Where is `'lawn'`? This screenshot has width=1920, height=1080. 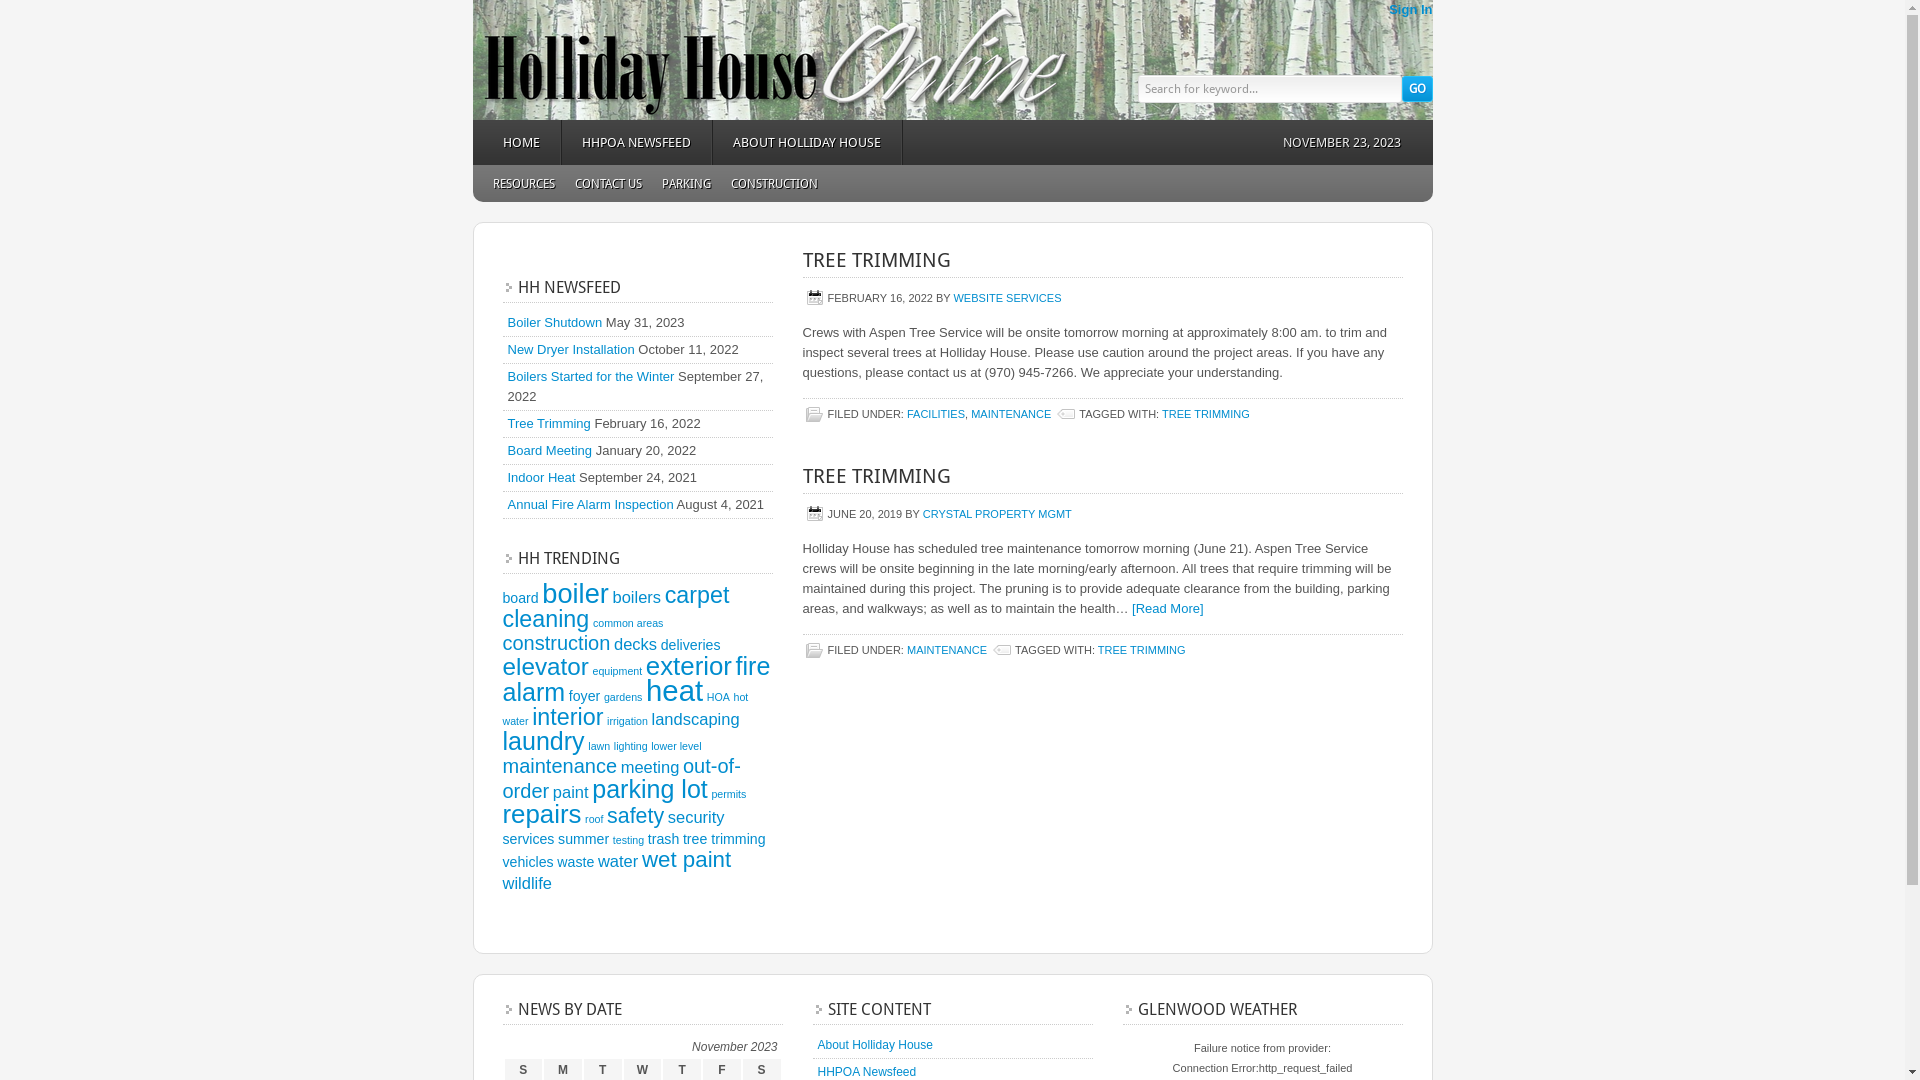 'lawn' is located at coordinates (598, 745).